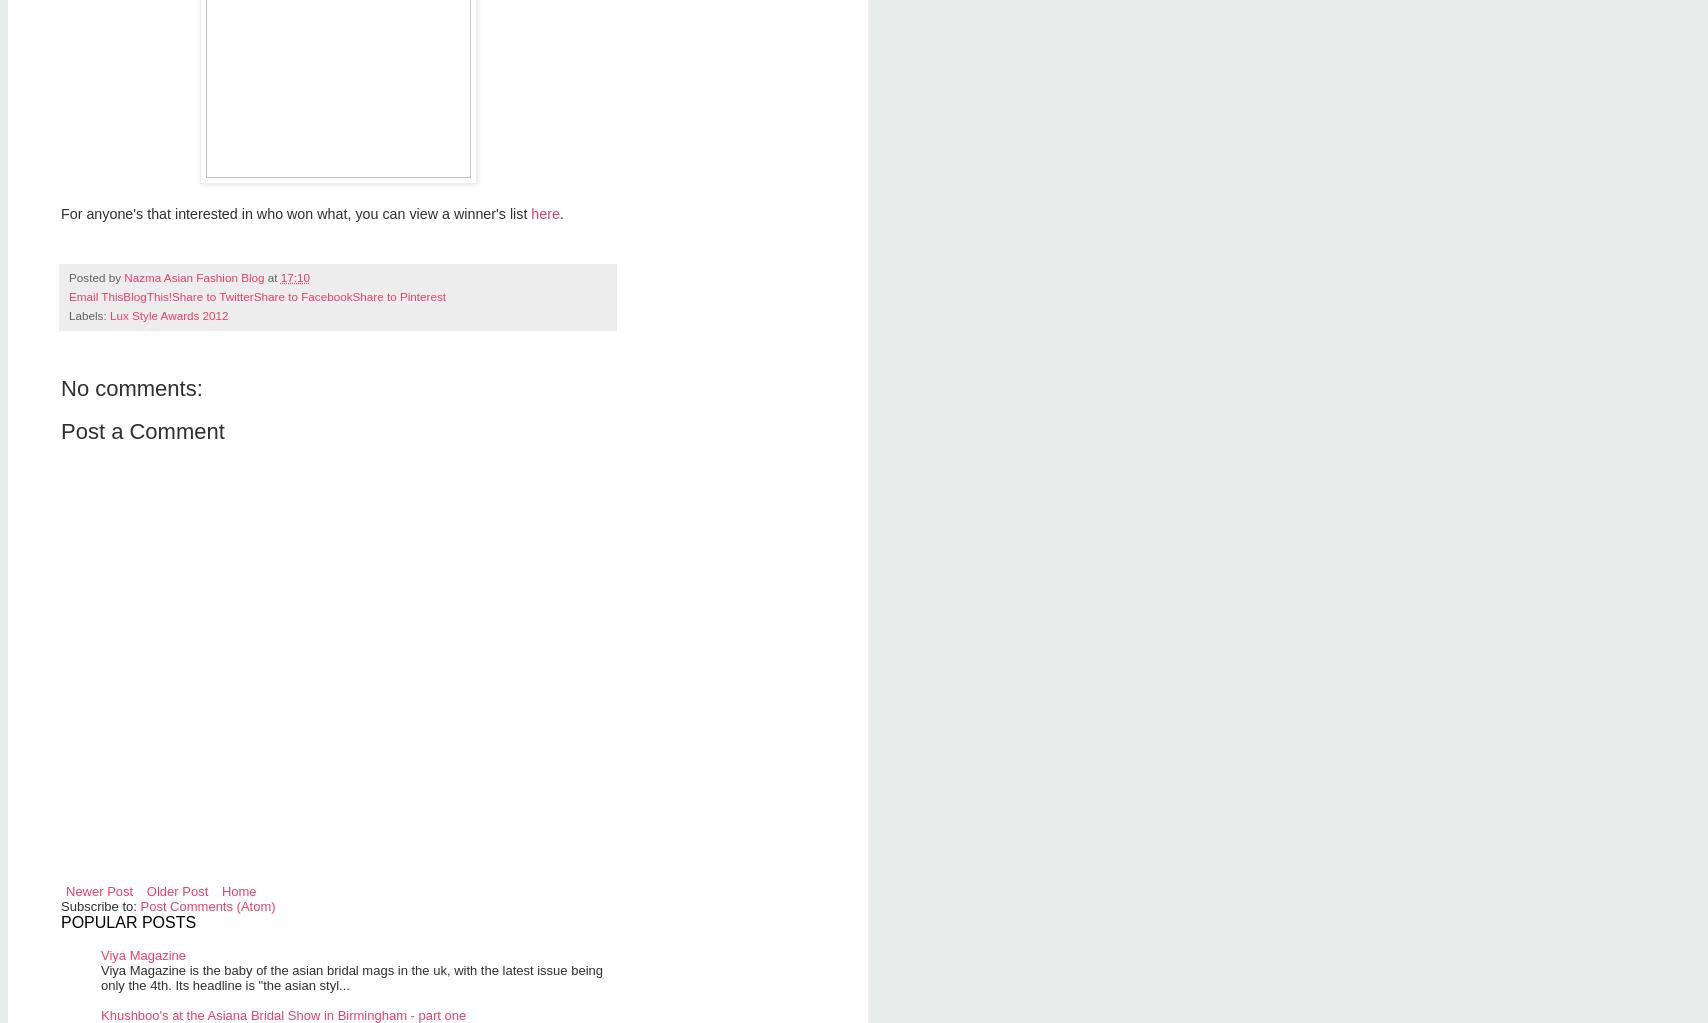 This screenshot has height=1023, width=1708. Describe the element at coordinates (171, 294) in the screenshot. I see `'Share to Twitter'` at that location.